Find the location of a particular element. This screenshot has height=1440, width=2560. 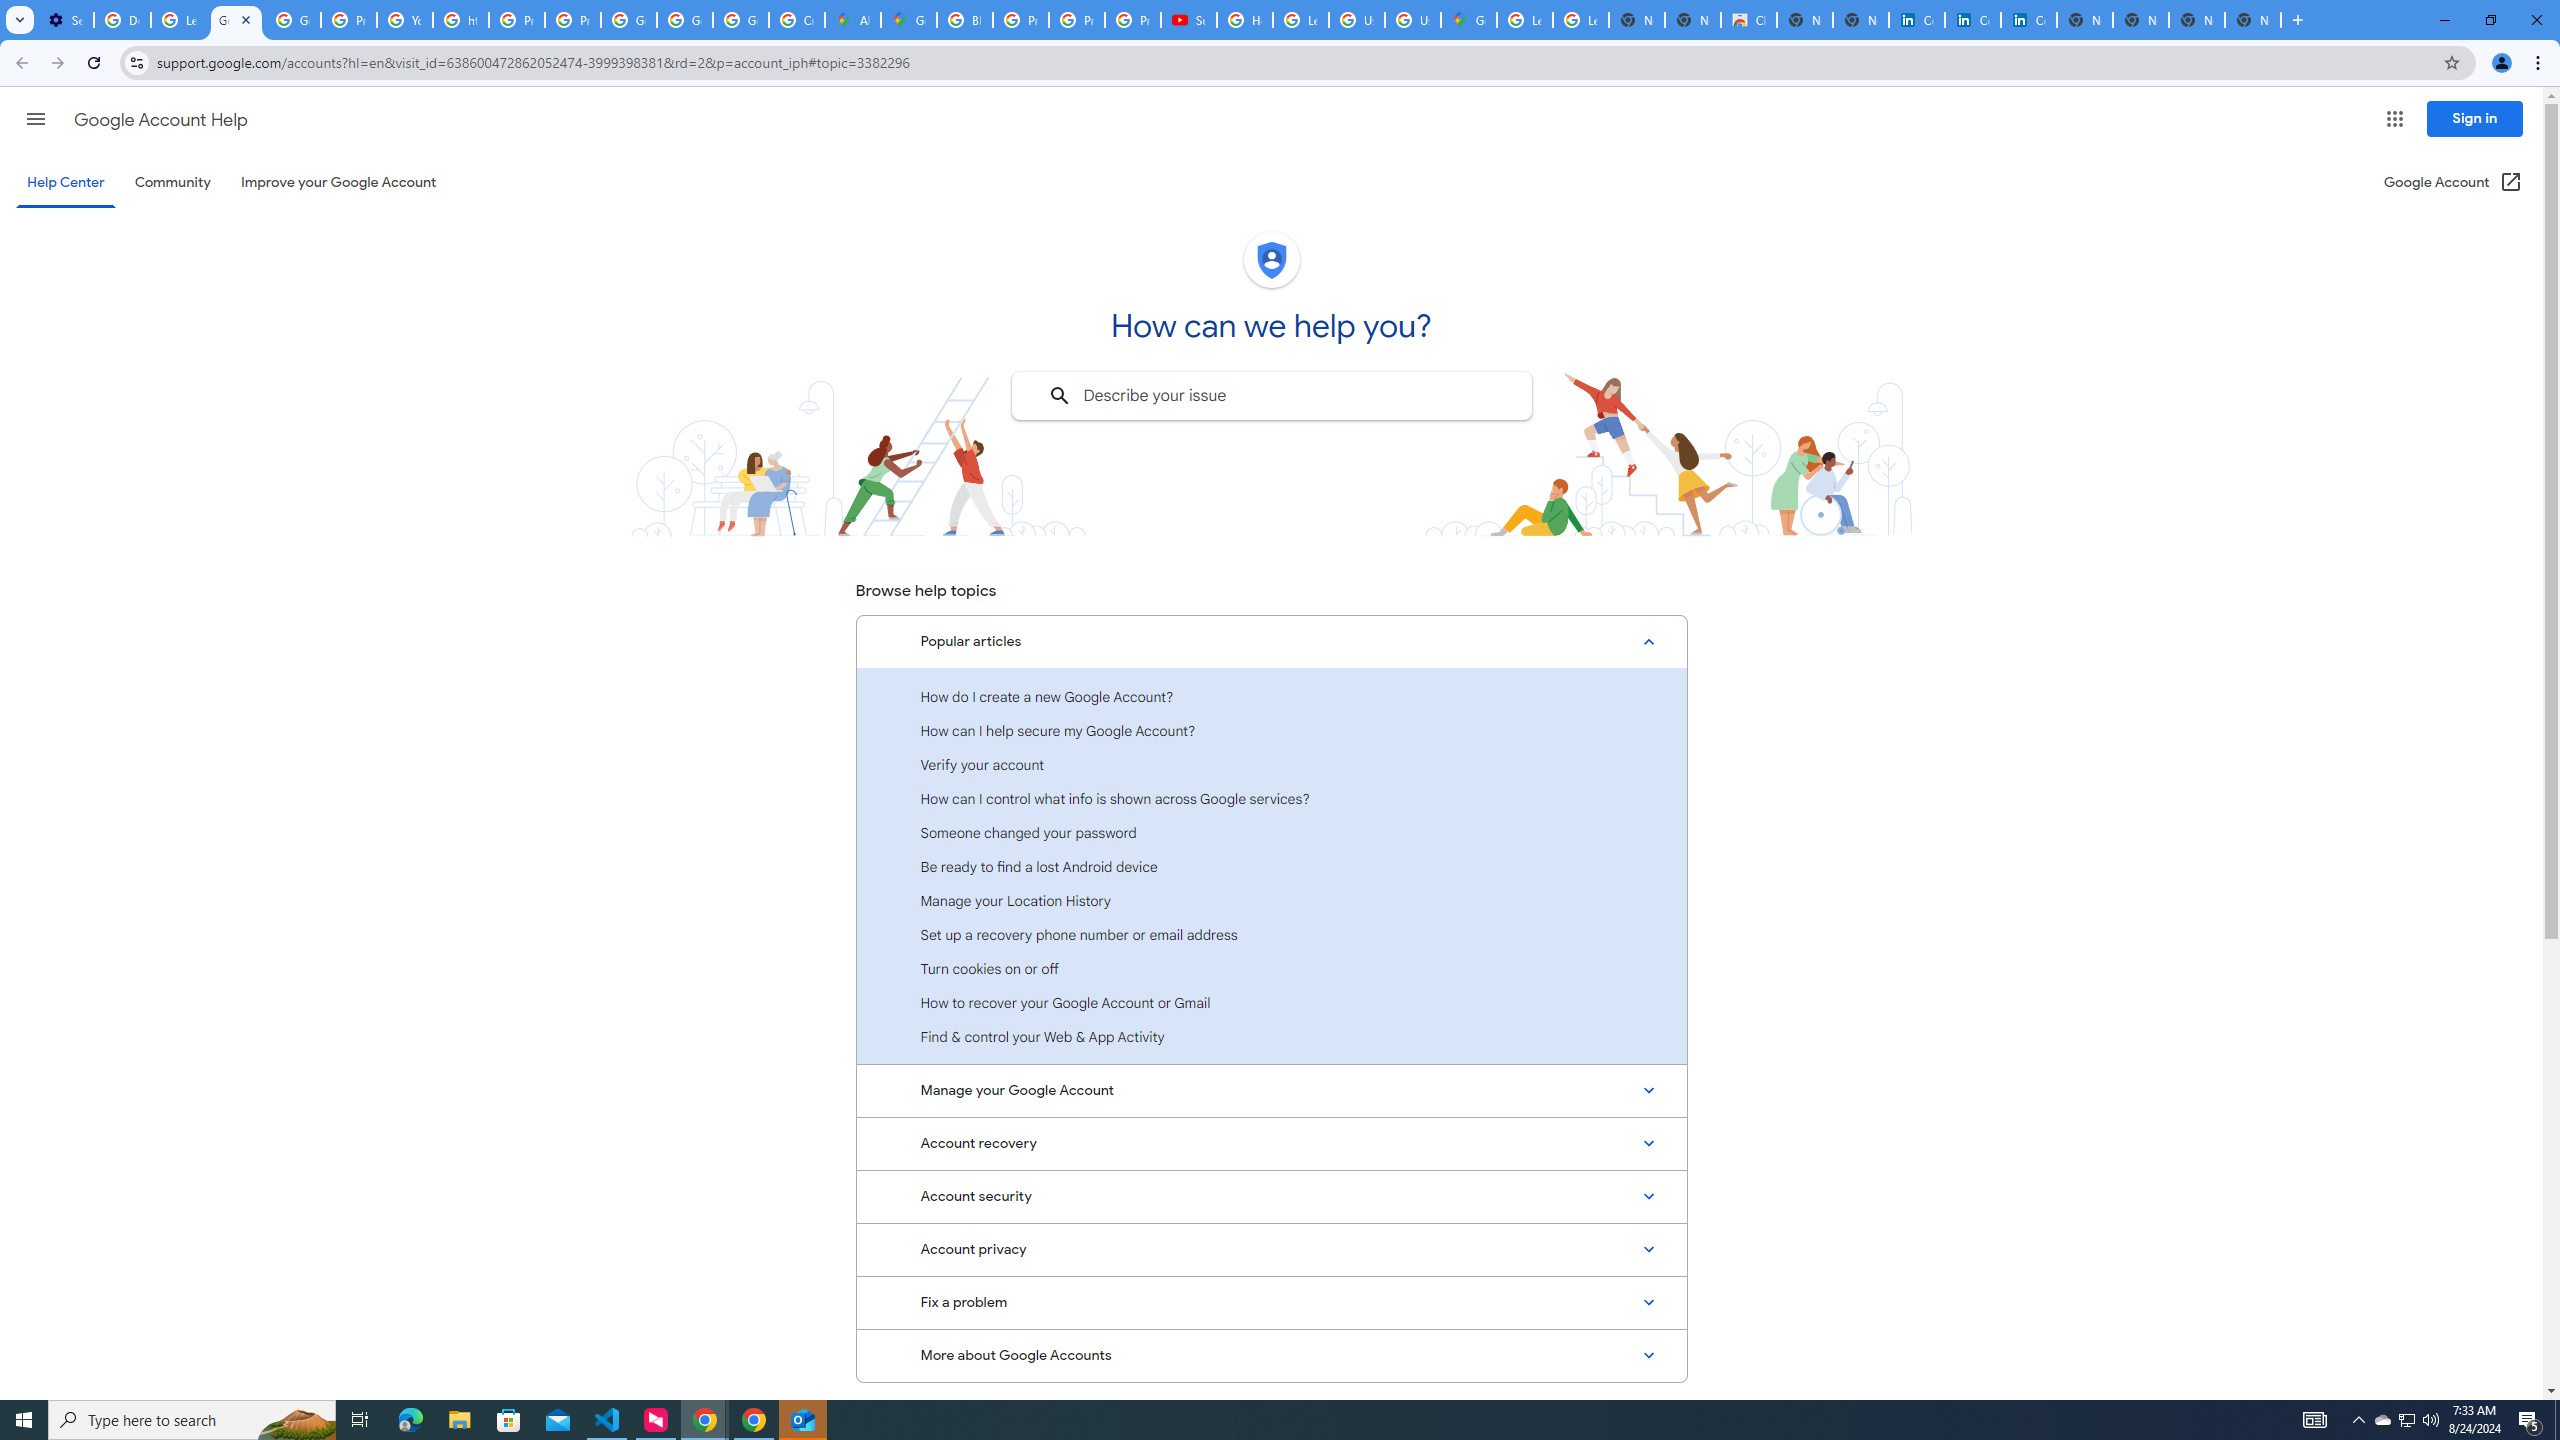

'Verify your account' is located at coordinates (1271, 763).